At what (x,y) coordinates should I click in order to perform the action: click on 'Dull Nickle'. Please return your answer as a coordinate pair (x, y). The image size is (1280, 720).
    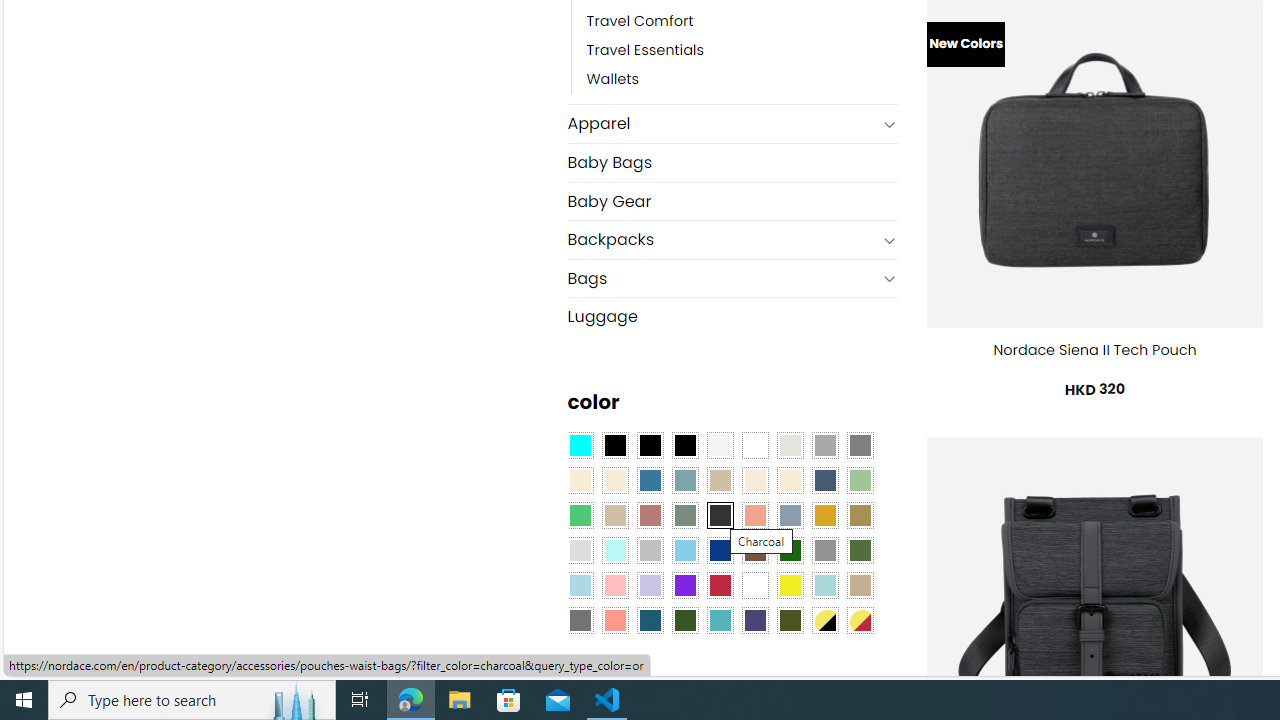
    Looking at the image, I should click on (578, 618).